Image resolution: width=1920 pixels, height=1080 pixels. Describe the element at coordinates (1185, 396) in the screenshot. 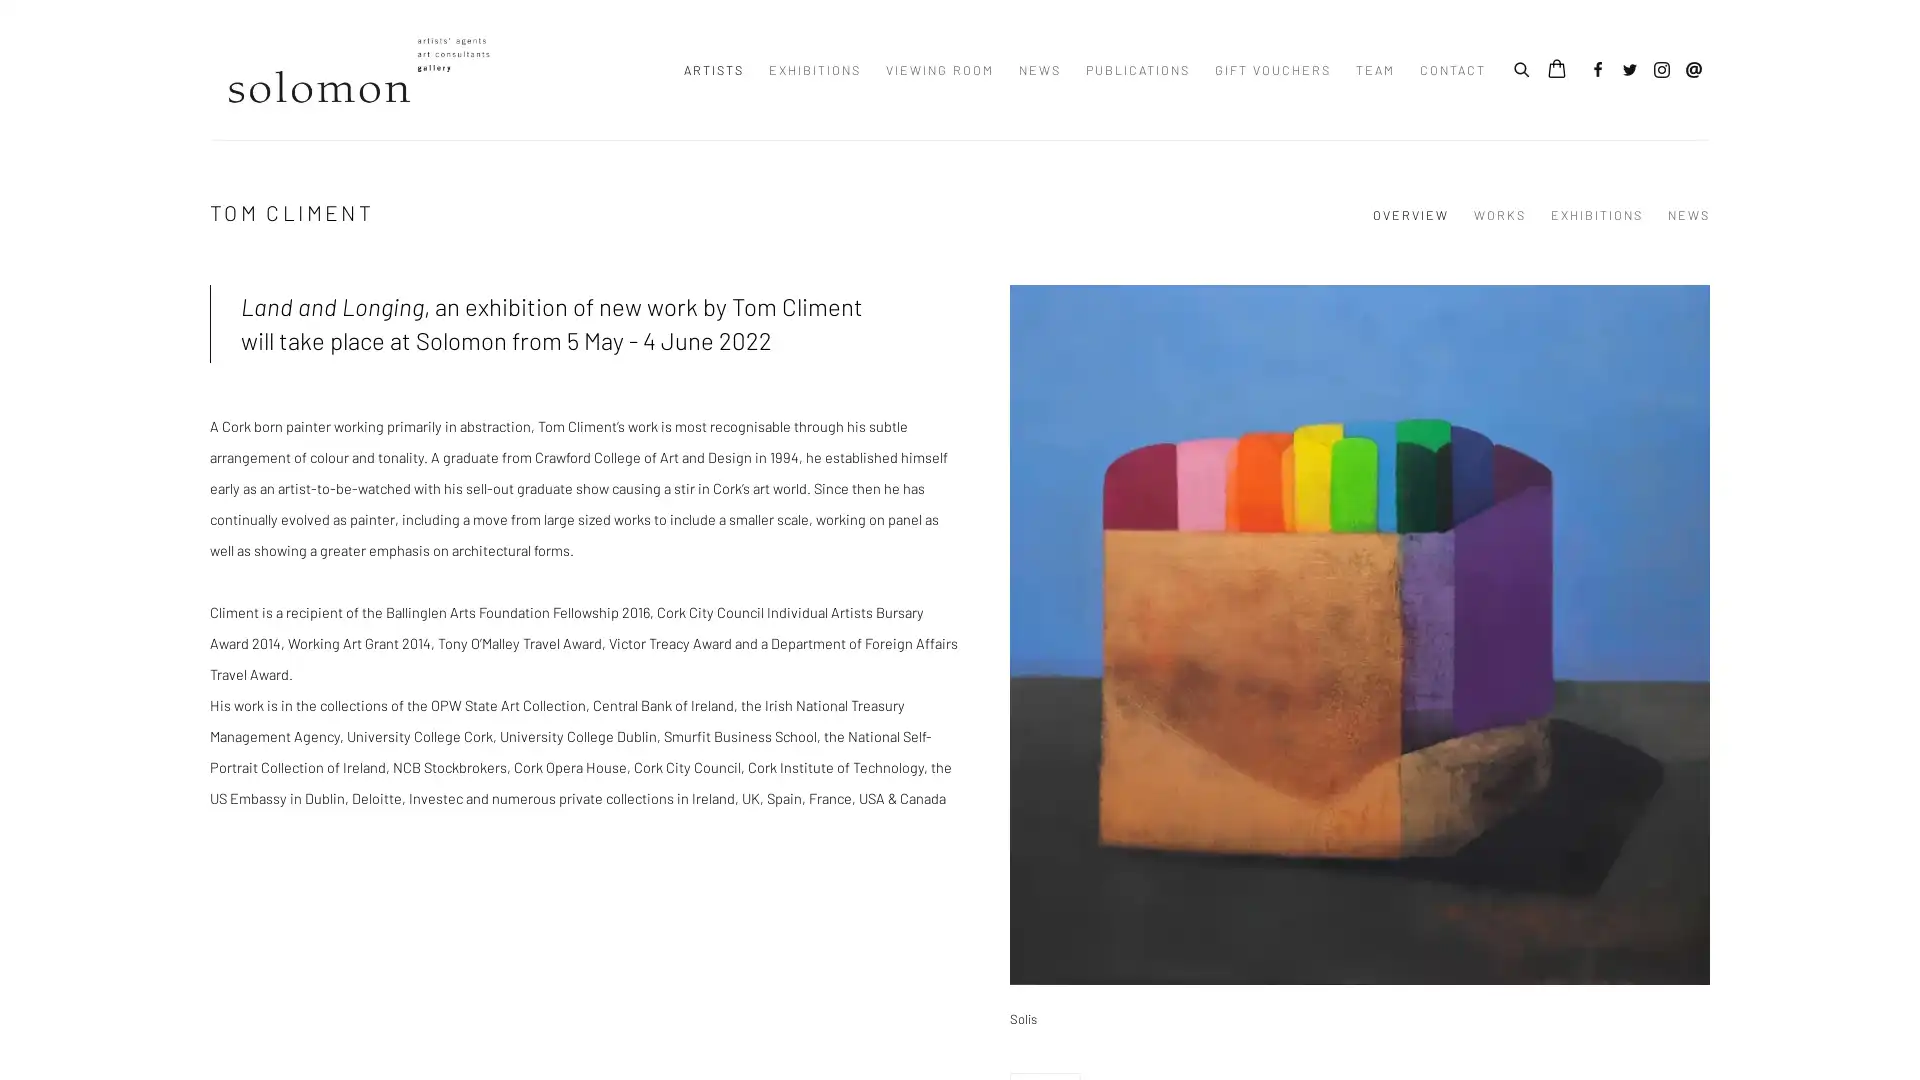

I see `Close` at that location.